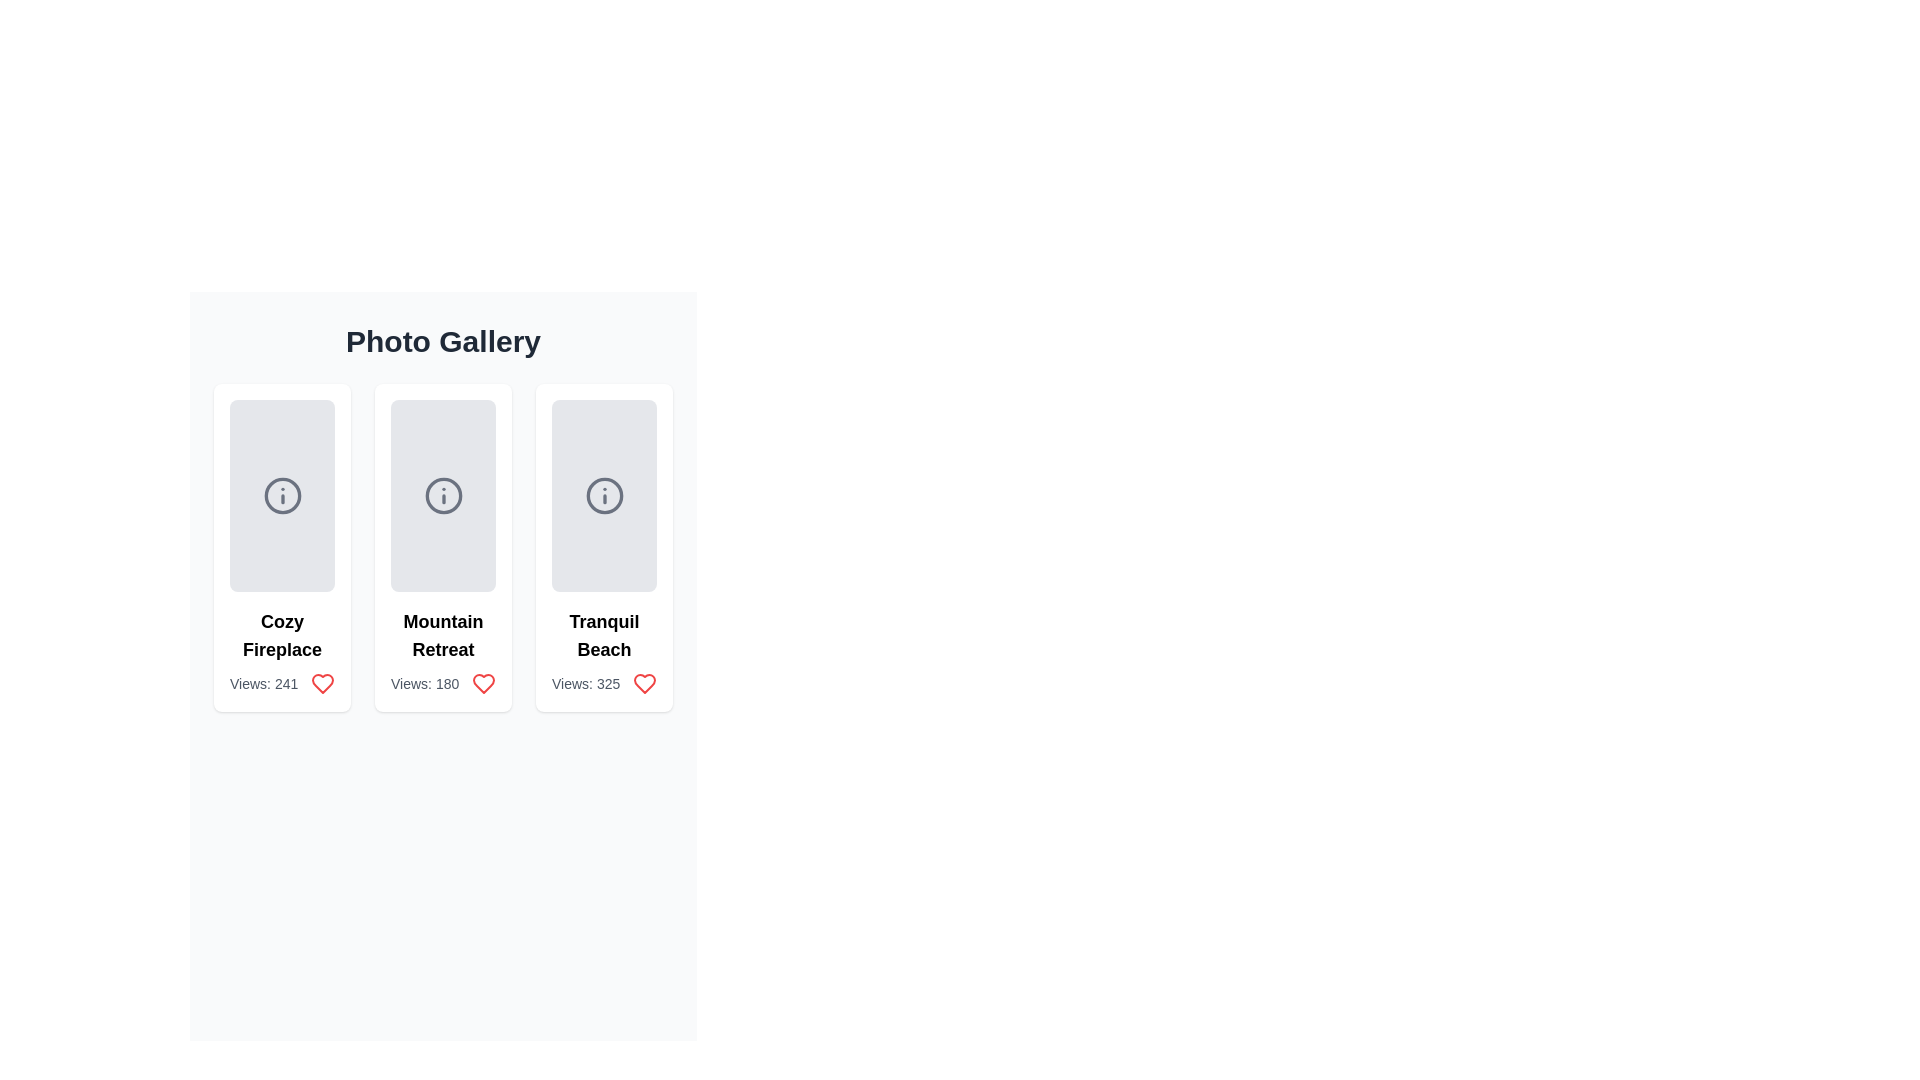 Image resolution: width=1920 pixels, height=1080 pixels. Describe the element at coordinates (263, 682) in the screenshot. I see `the text label displaying 'Views: 241' located in the lower section of the leftmost card, which is centered below the title label 'Cozy Fireplace'` at that location.